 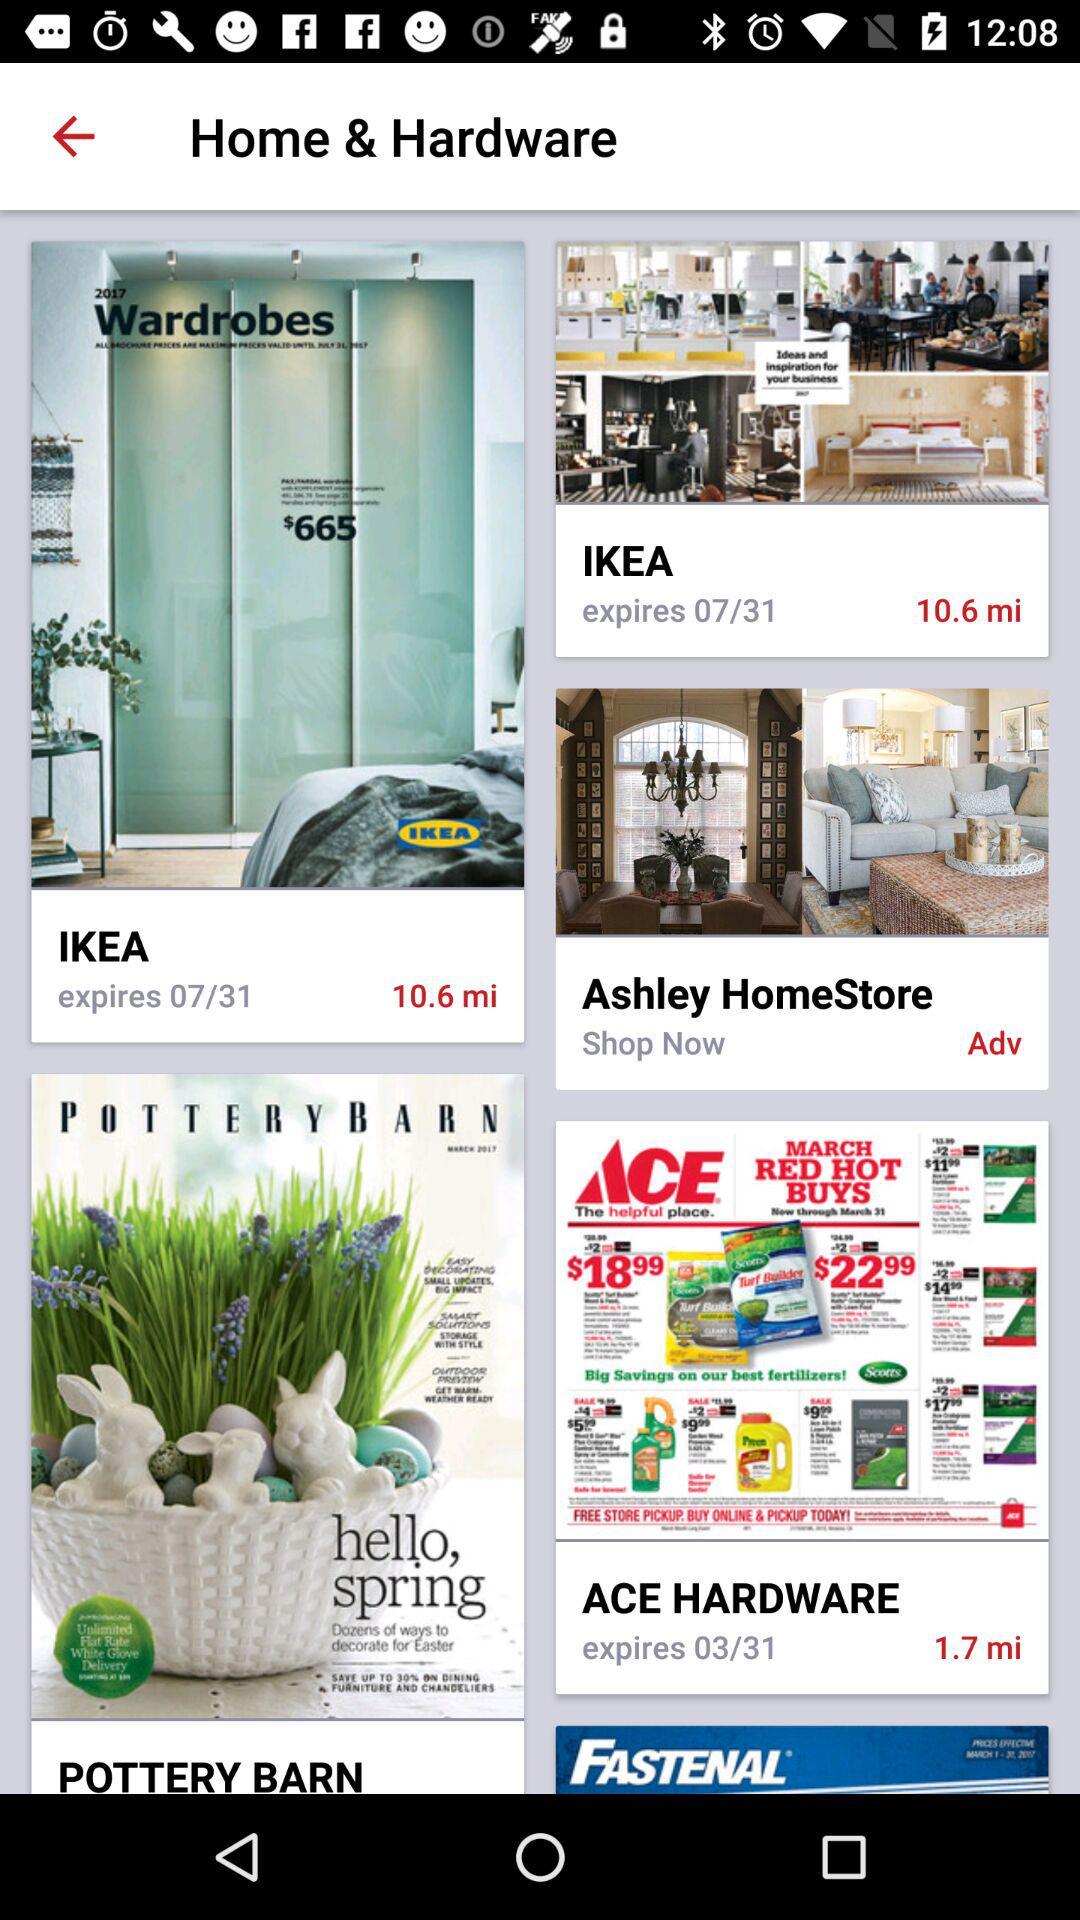 What do you see at coordinates (801, 979) in the screenshot?
I see `ashley homestore` at bounding box center [801, 979].